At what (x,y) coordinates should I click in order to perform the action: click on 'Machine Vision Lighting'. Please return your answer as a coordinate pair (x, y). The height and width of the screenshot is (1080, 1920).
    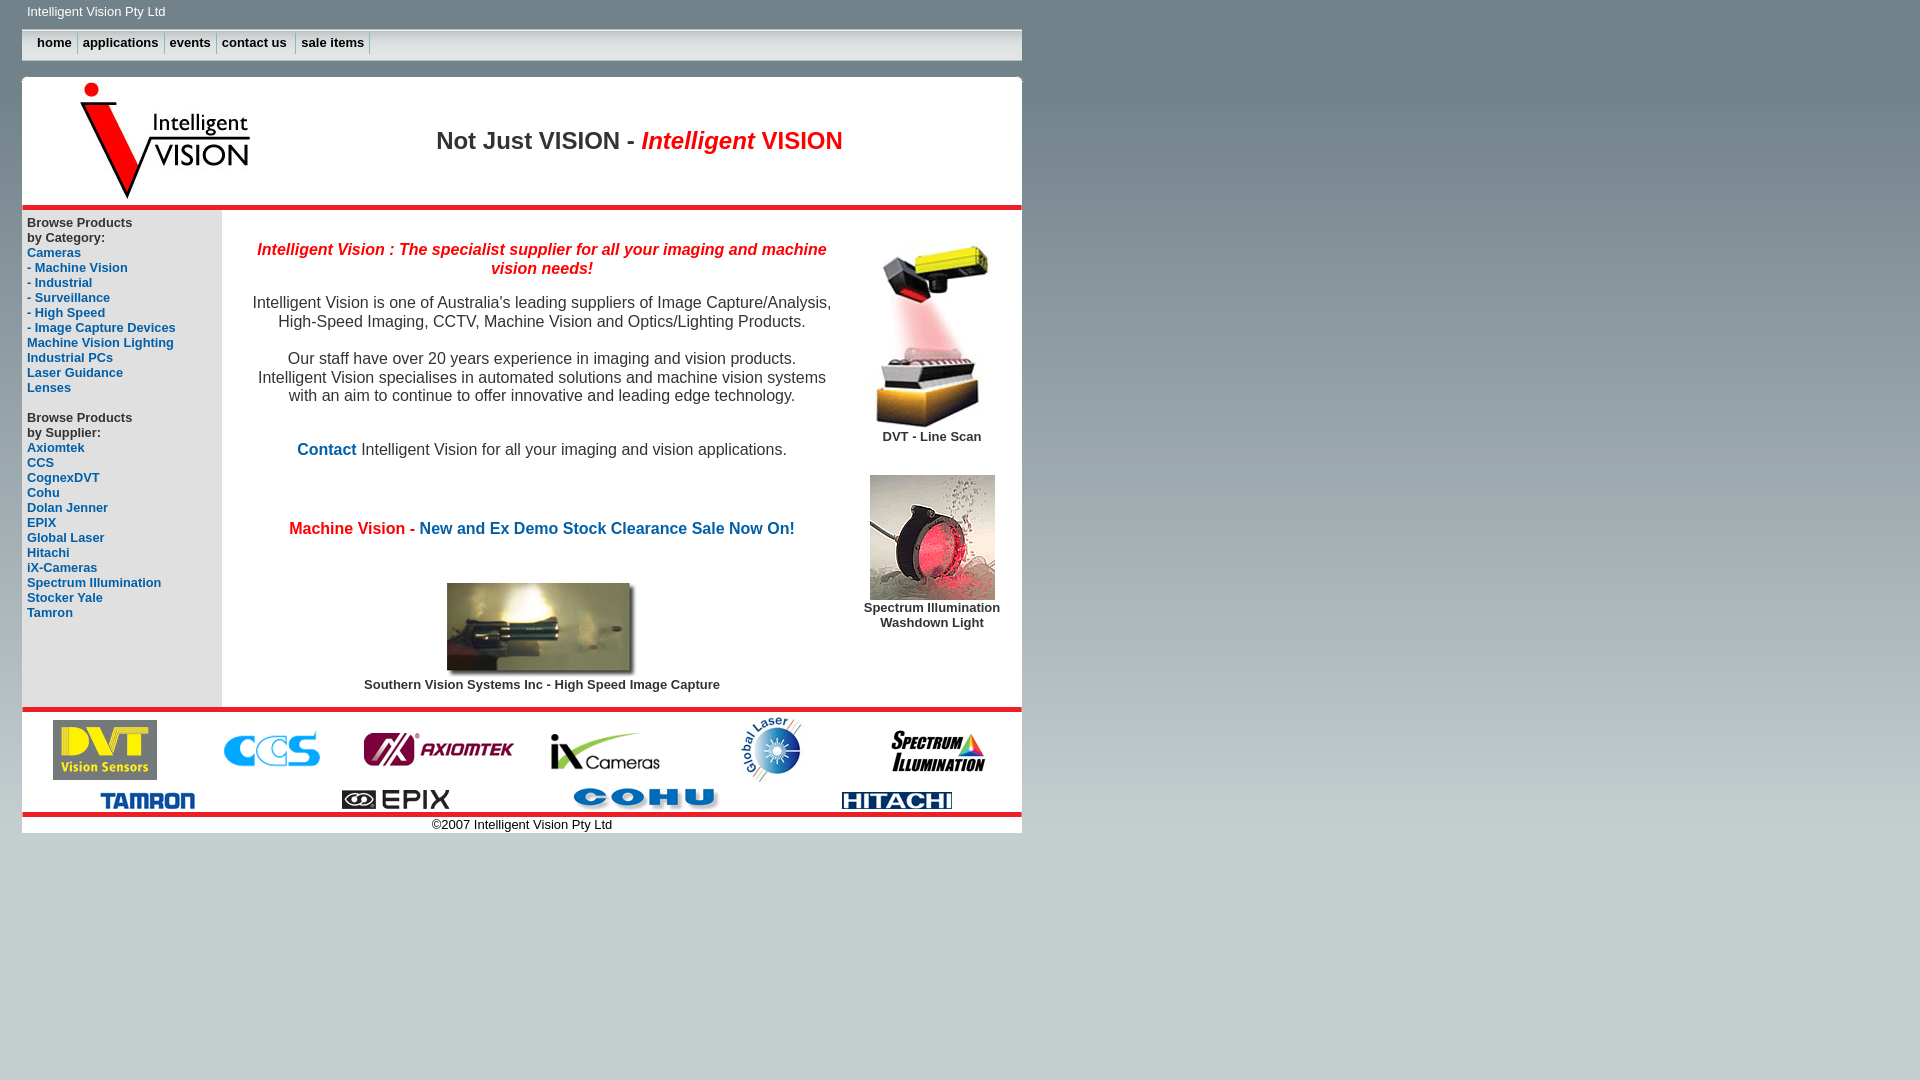
    Looking at the image, I should click on (99, 341).